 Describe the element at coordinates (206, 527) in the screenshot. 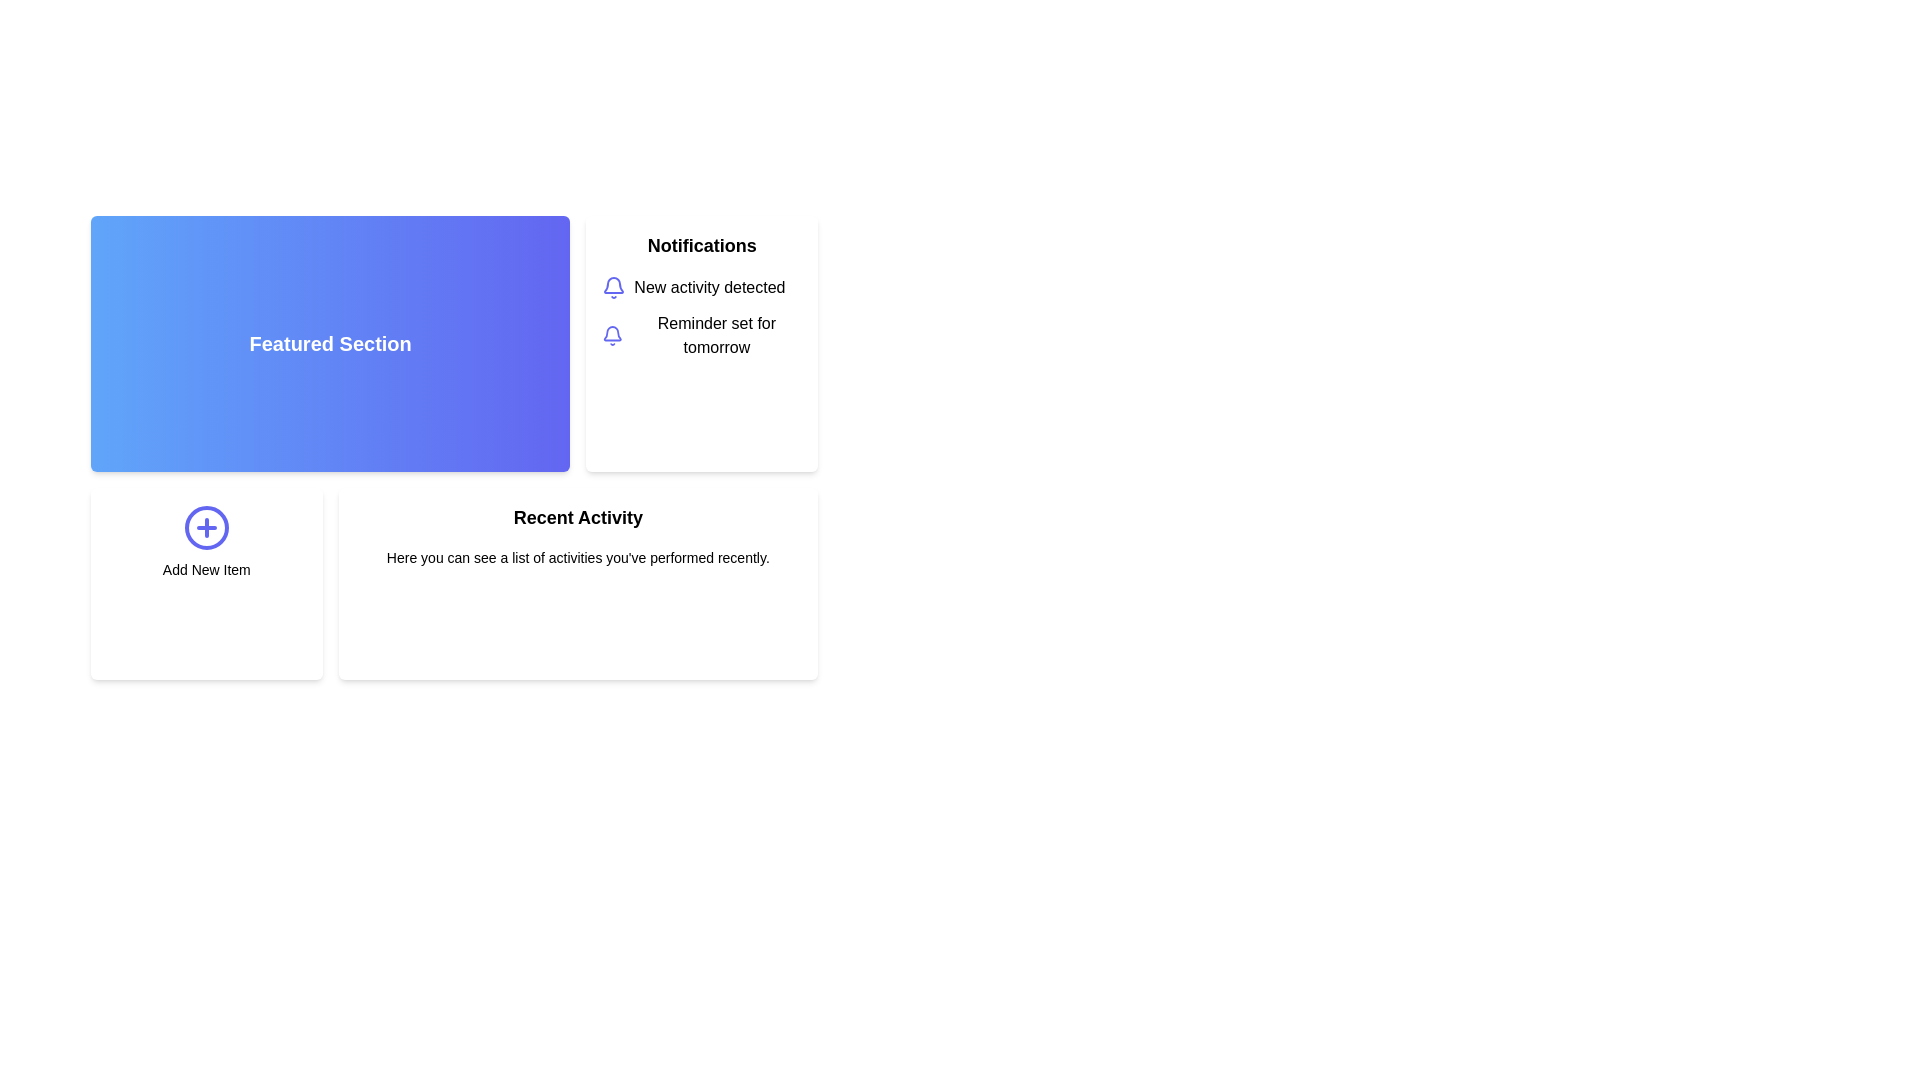

I see `the circular icon button featuring a bright indigo plus symbol (+) located at the center top of the 'Add New Item' card to initiate the action` at that location.